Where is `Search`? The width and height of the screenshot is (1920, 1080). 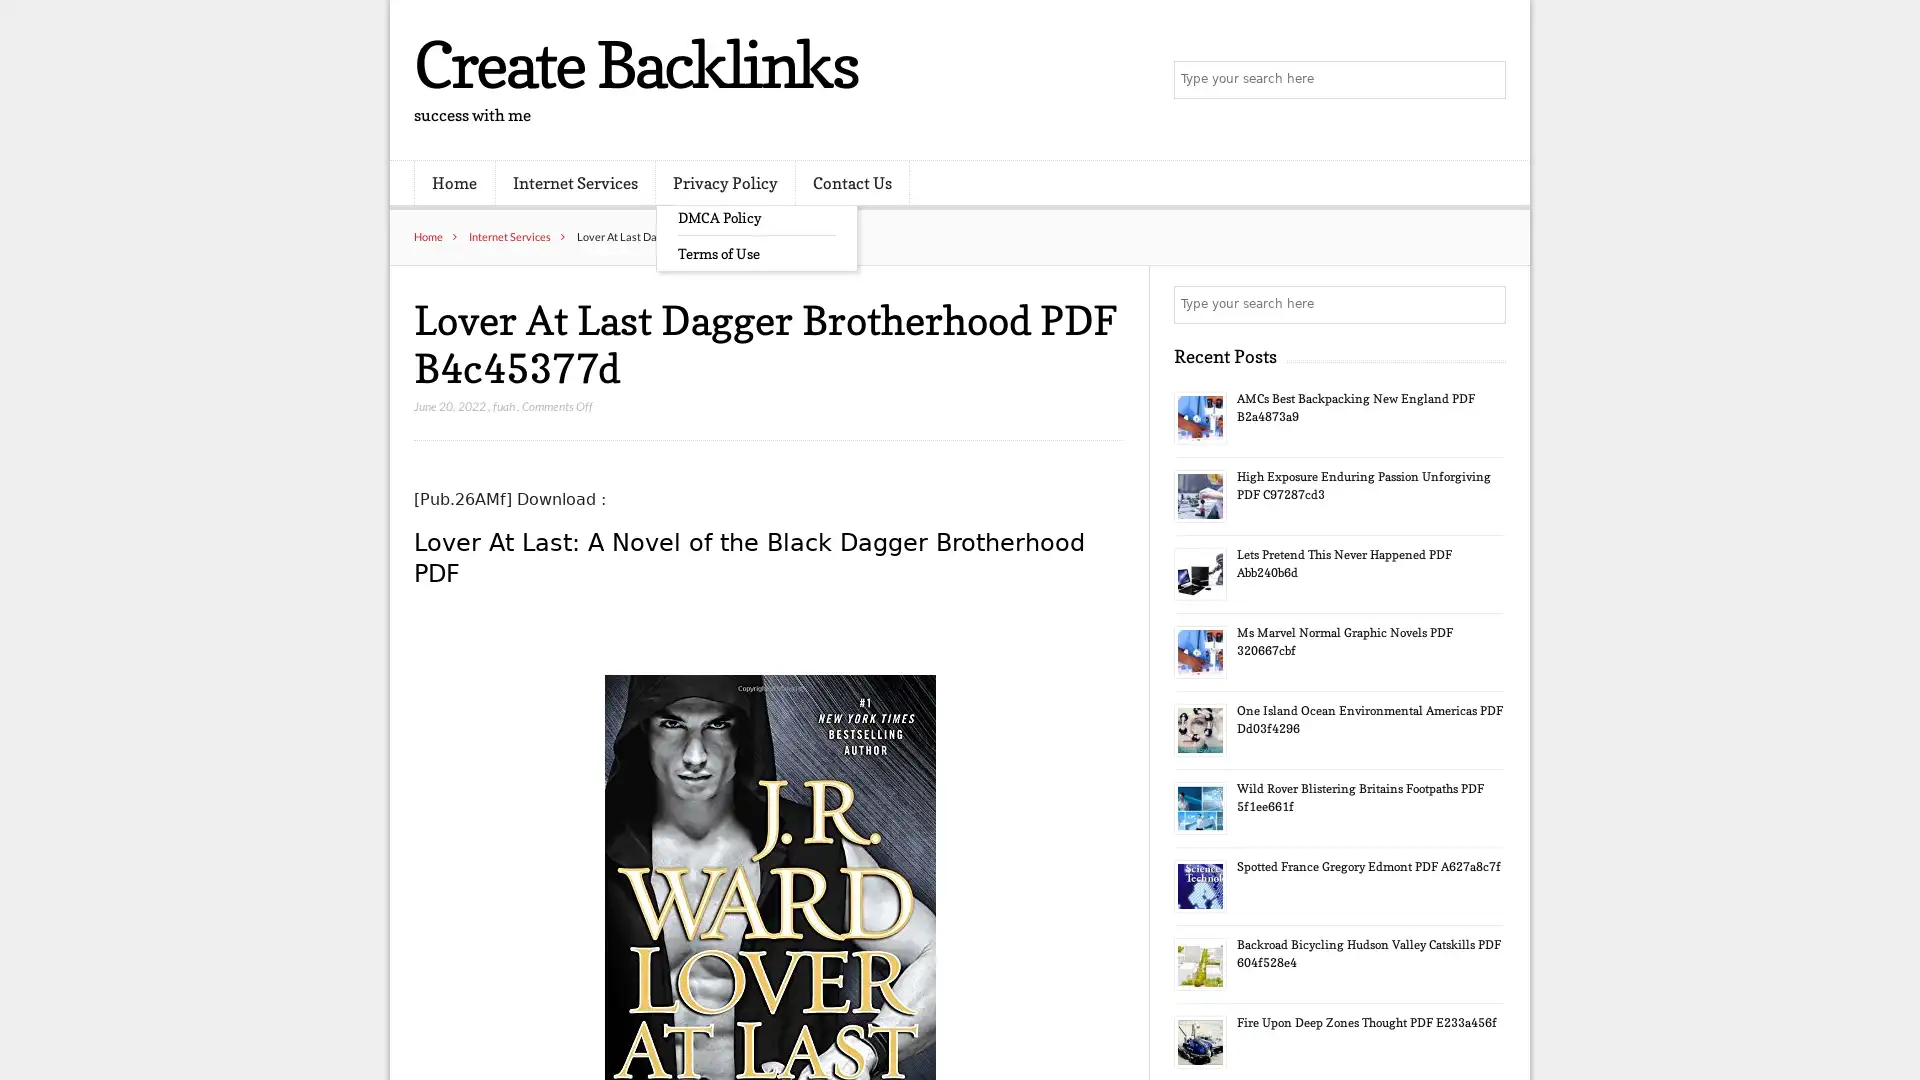 Search is located at coordinates (1485, 80).